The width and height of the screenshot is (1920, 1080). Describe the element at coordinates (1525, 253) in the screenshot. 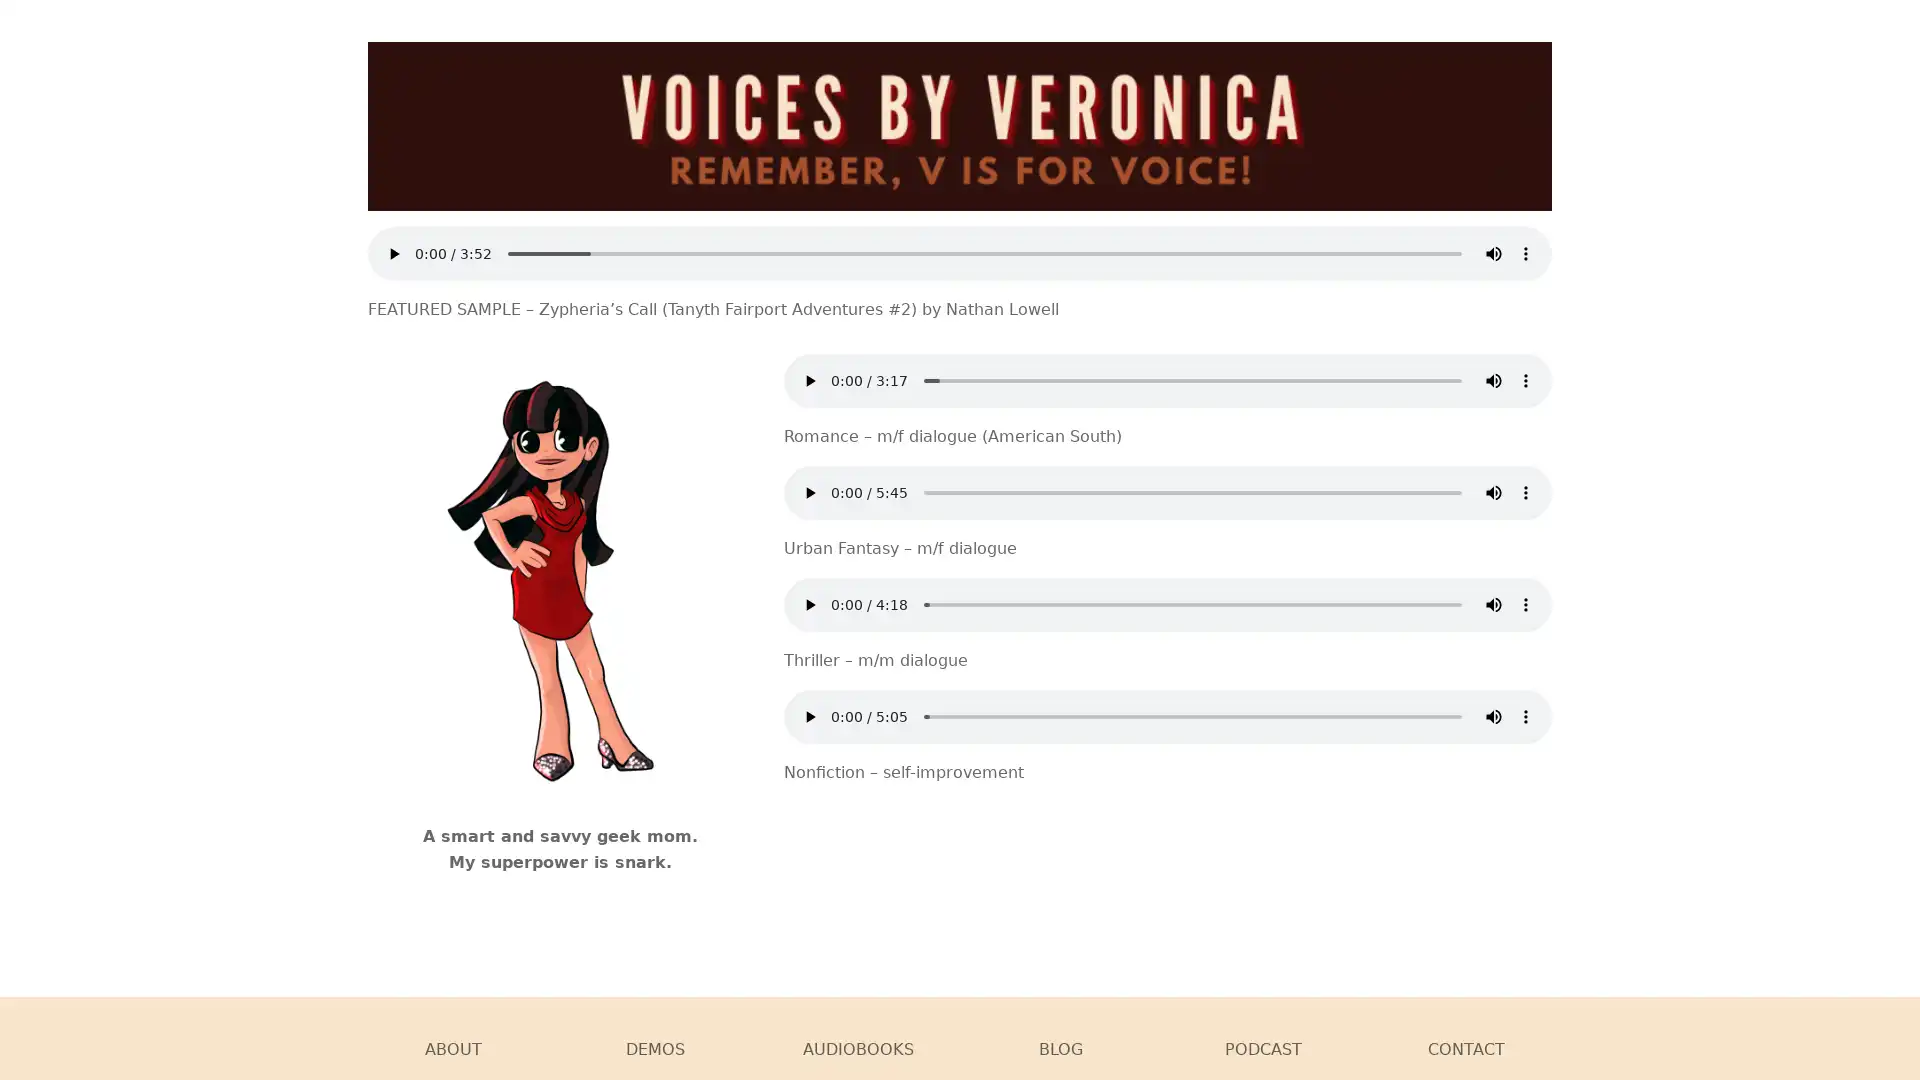

I see `show more media controls` at that location.